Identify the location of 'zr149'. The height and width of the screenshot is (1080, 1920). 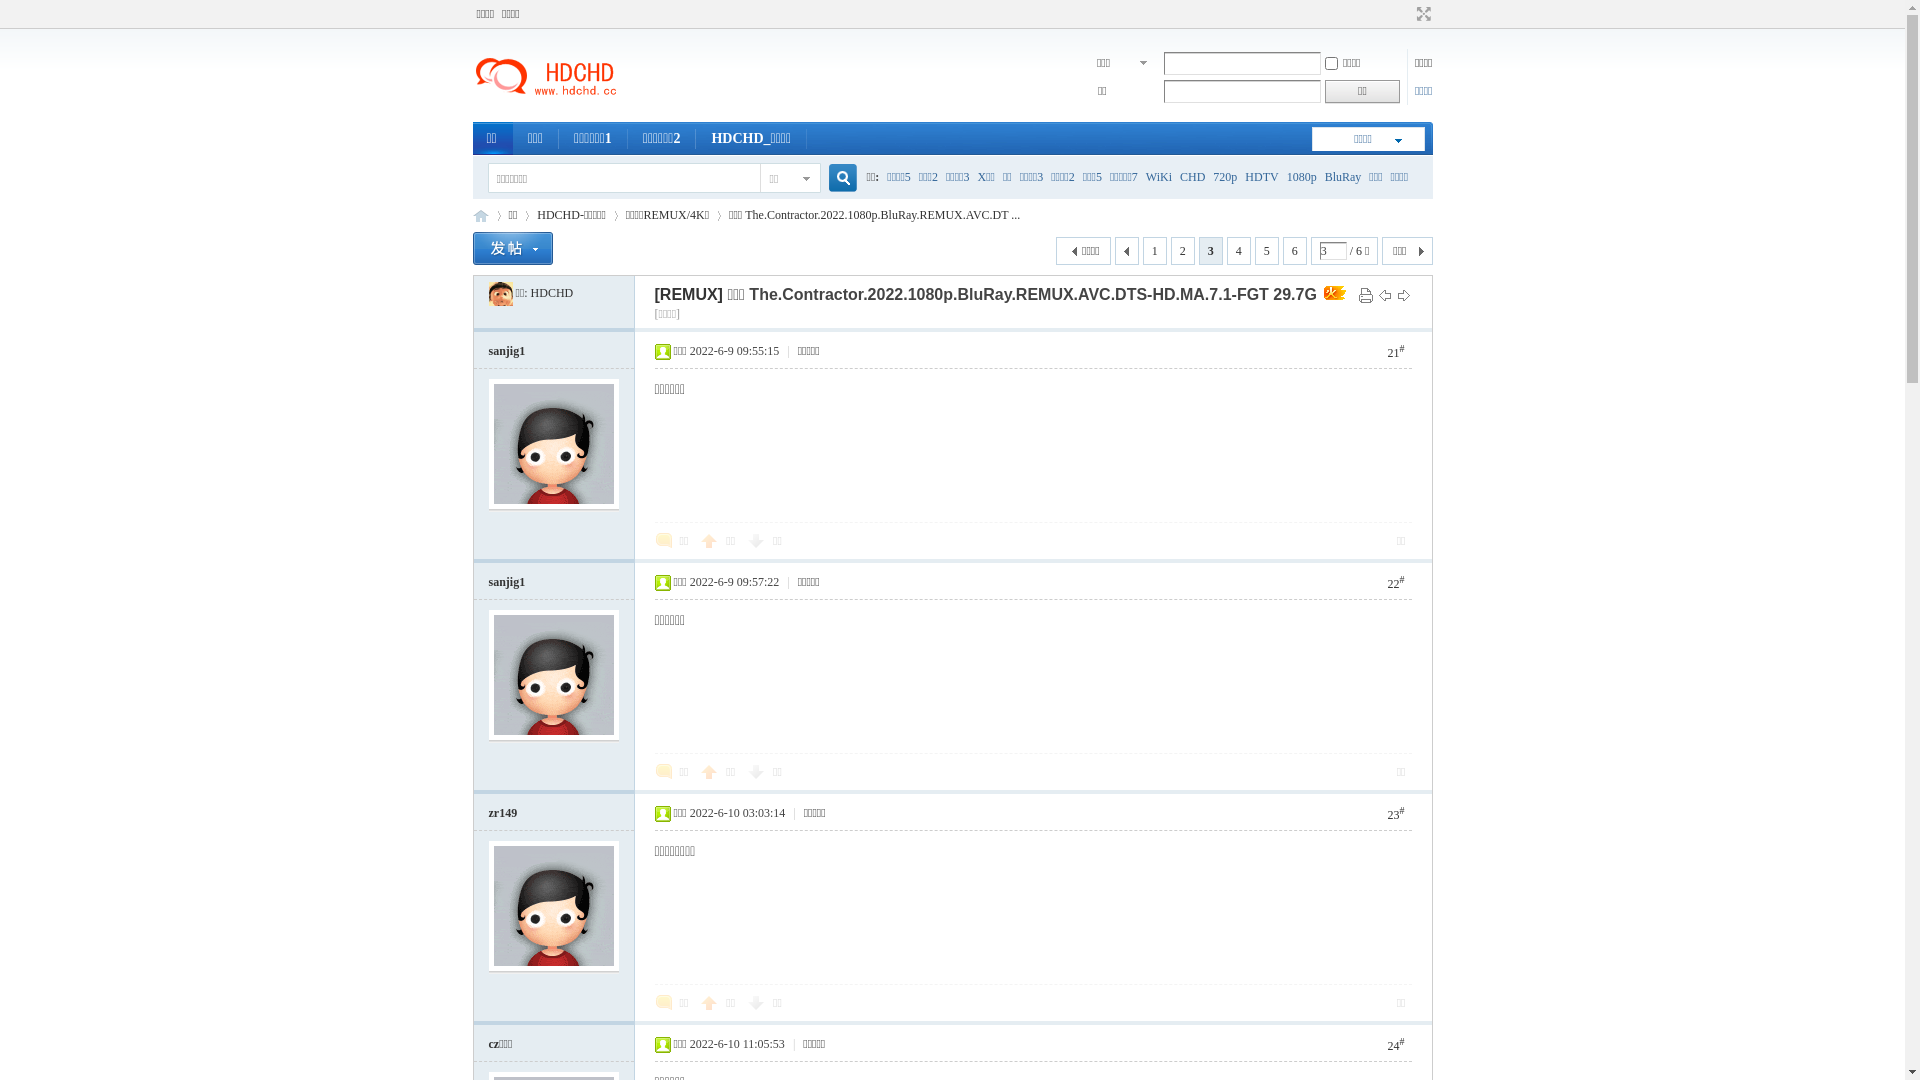
(488, 813).